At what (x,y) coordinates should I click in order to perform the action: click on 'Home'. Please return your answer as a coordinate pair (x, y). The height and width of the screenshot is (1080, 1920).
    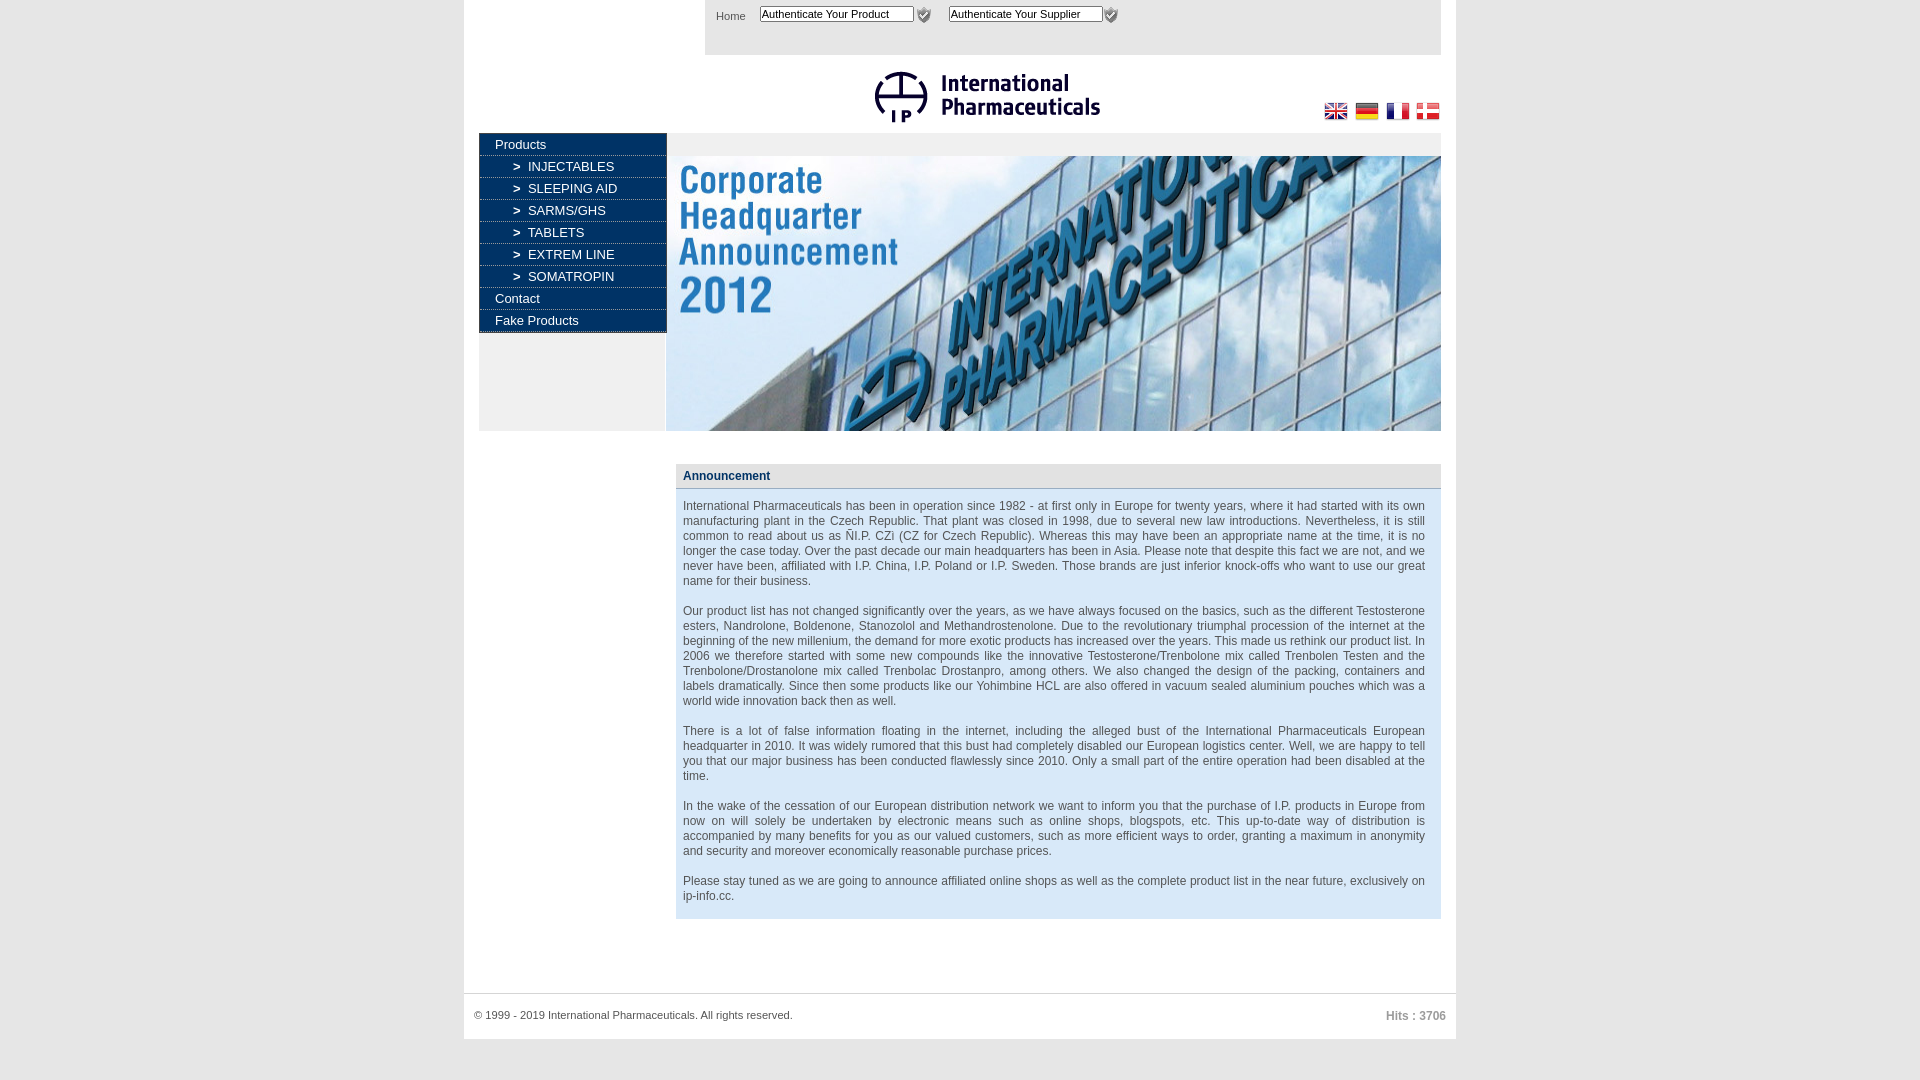
    Looking at the image, I should click on (715, 15).